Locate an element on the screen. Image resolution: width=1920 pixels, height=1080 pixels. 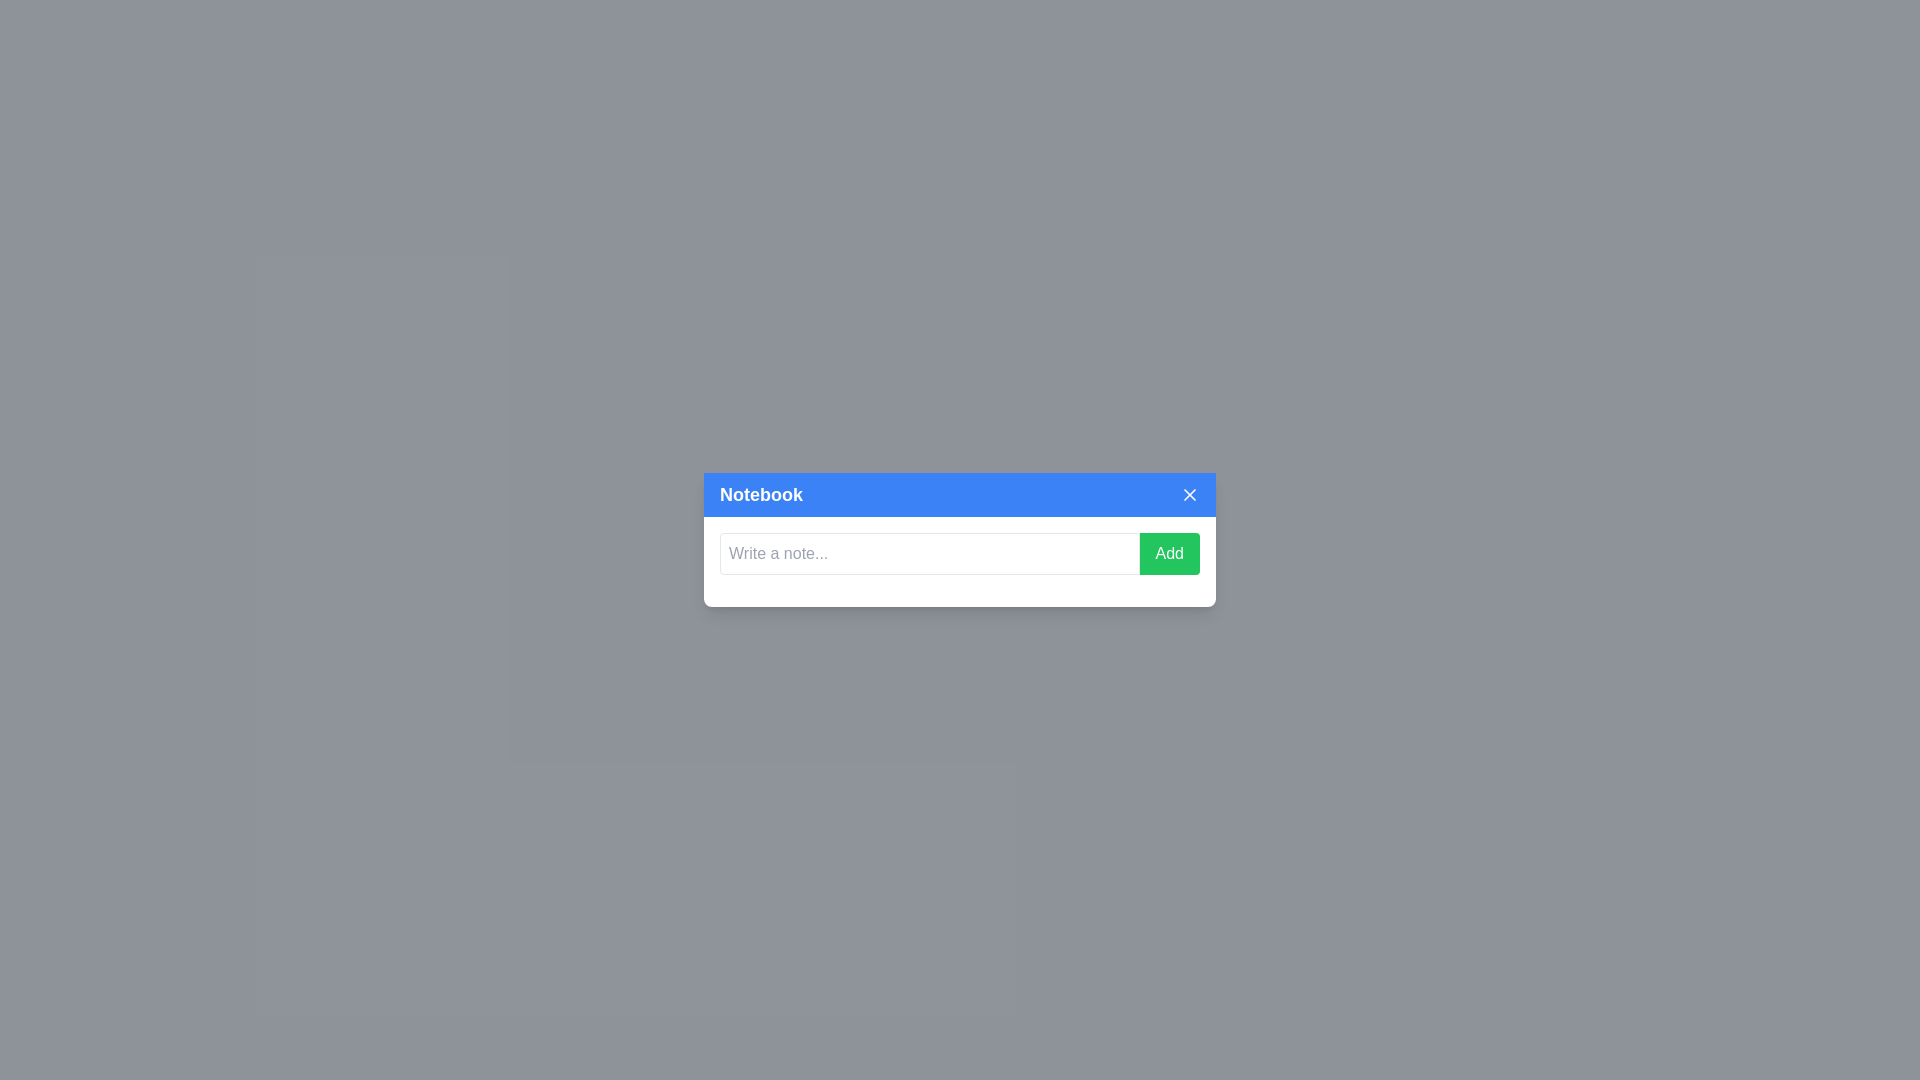
the 'Add' button to add the note is located at coordinates (1169, 554).